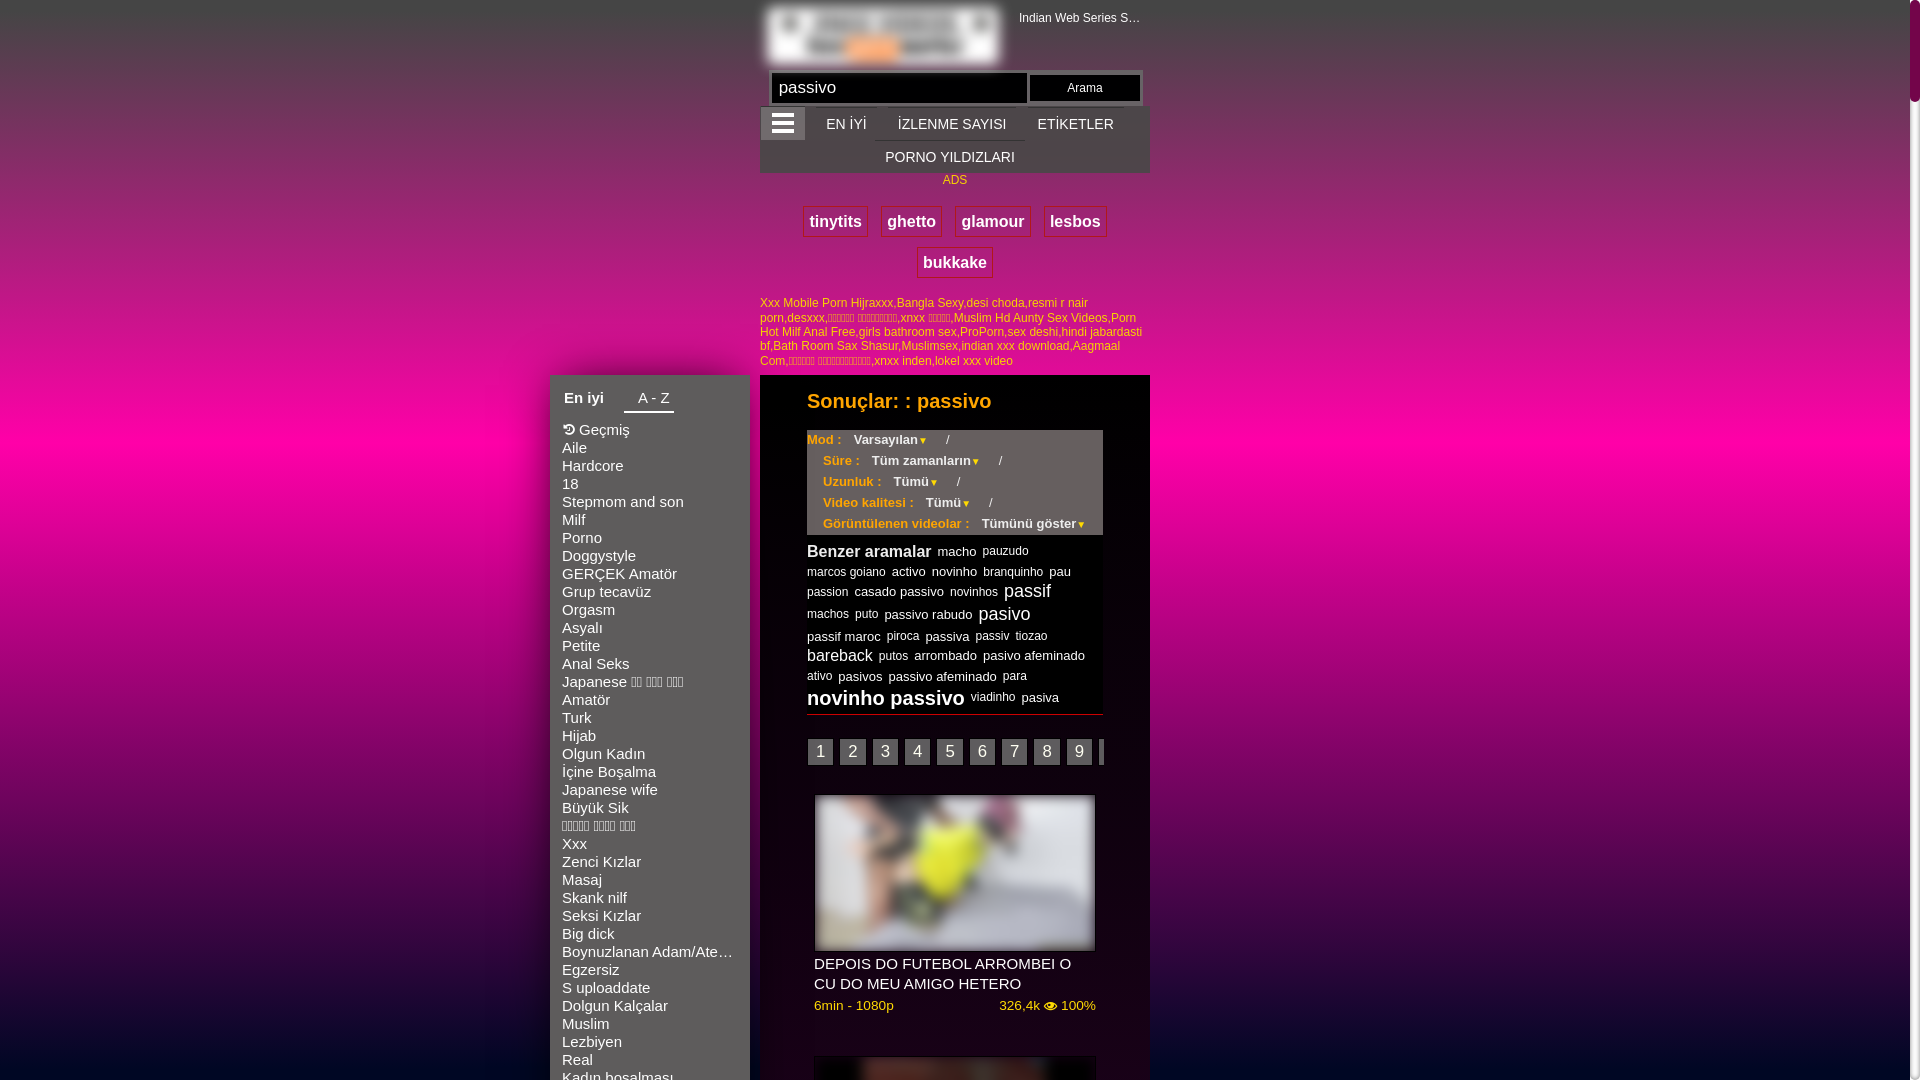 The height and width of the screenshot is (1080, 1920). I want to click on 'pasiva', so click(1040, 696).